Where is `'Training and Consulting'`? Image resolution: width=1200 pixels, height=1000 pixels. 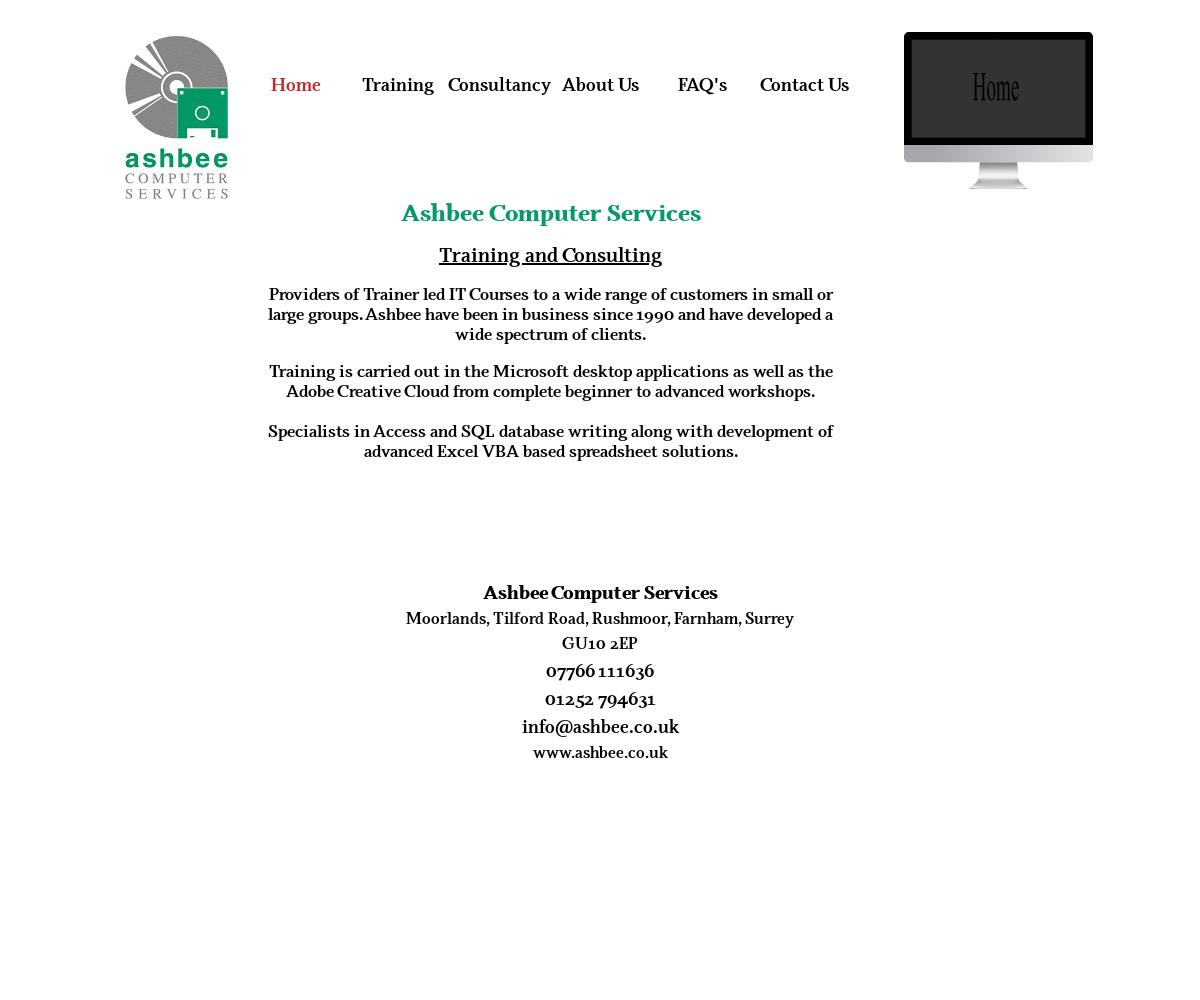 'Training and Consulting' is located at coordinates (438, 254).